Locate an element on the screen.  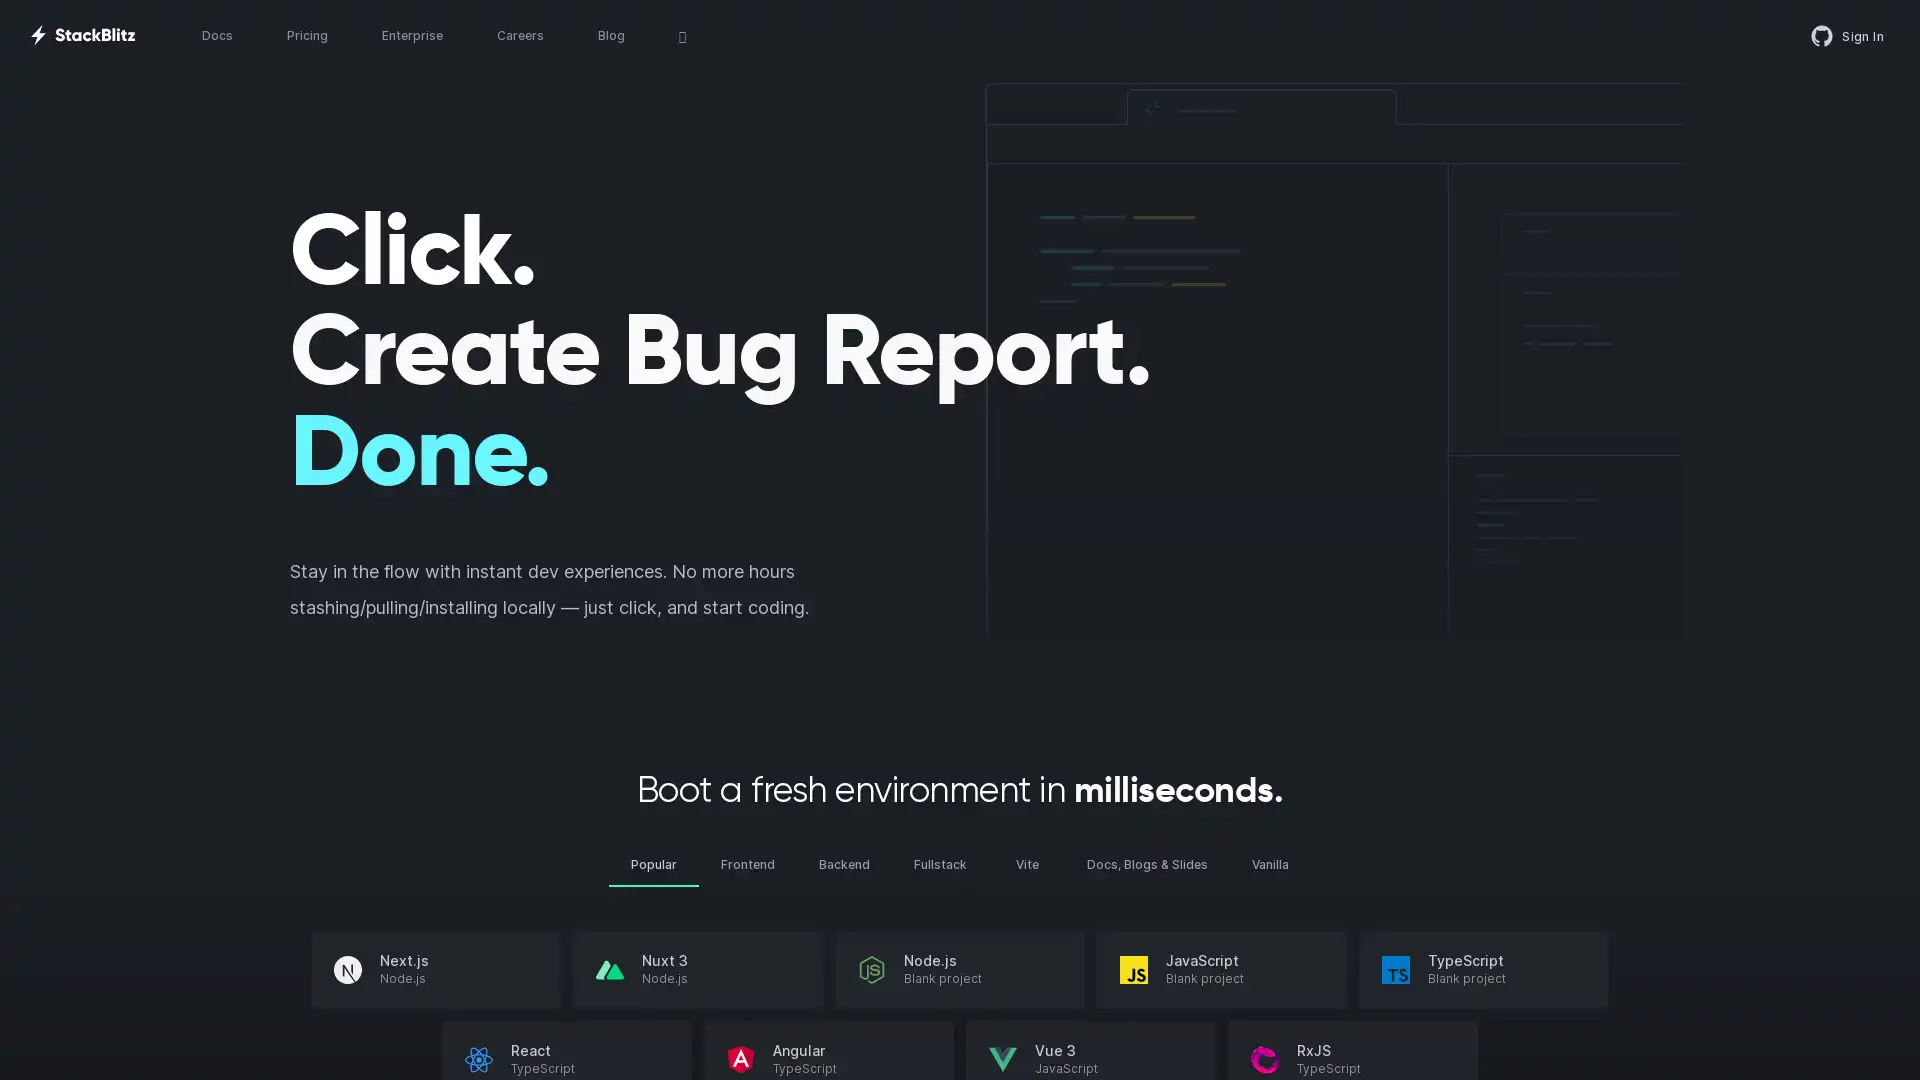
Vite is located at coordinates (1027, 863).